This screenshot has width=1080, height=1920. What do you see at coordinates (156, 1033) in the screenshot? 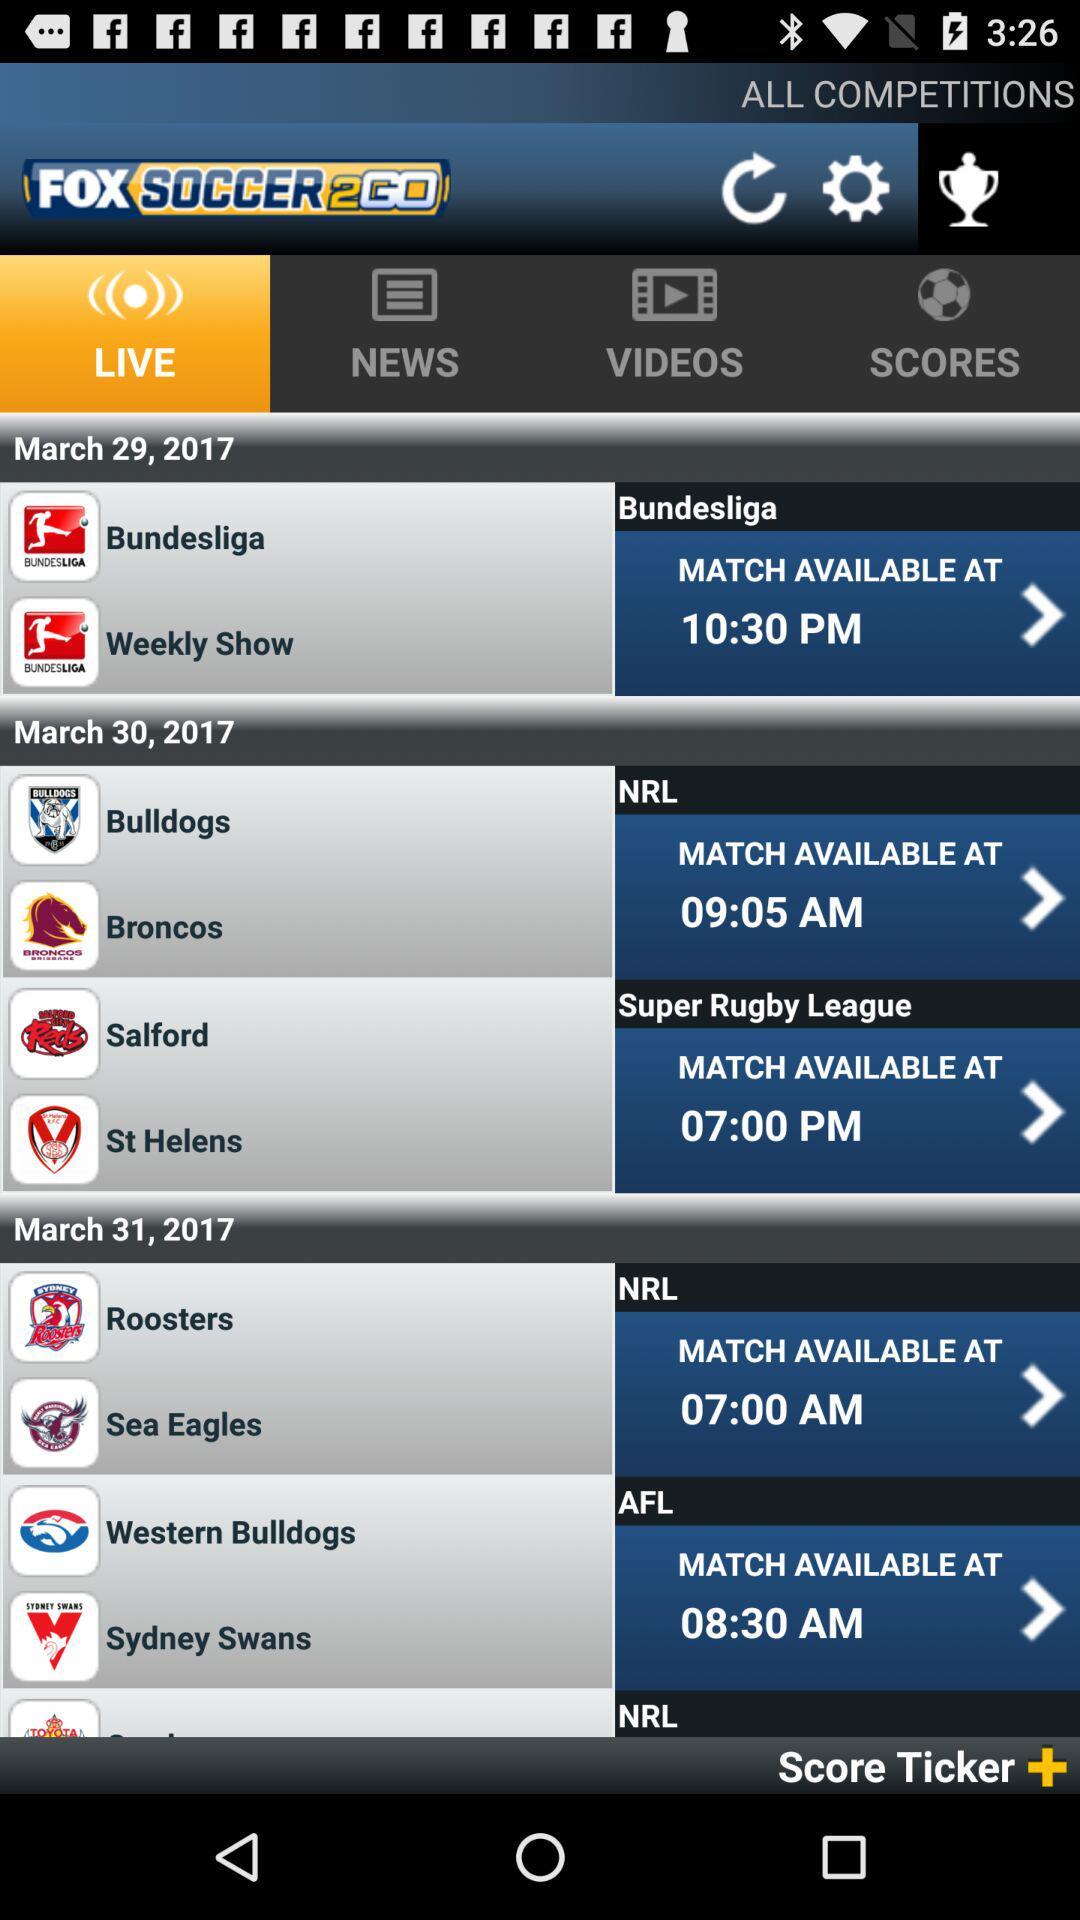
I see `app next to the super rugby league icon` at bounding box center [156, 1033].